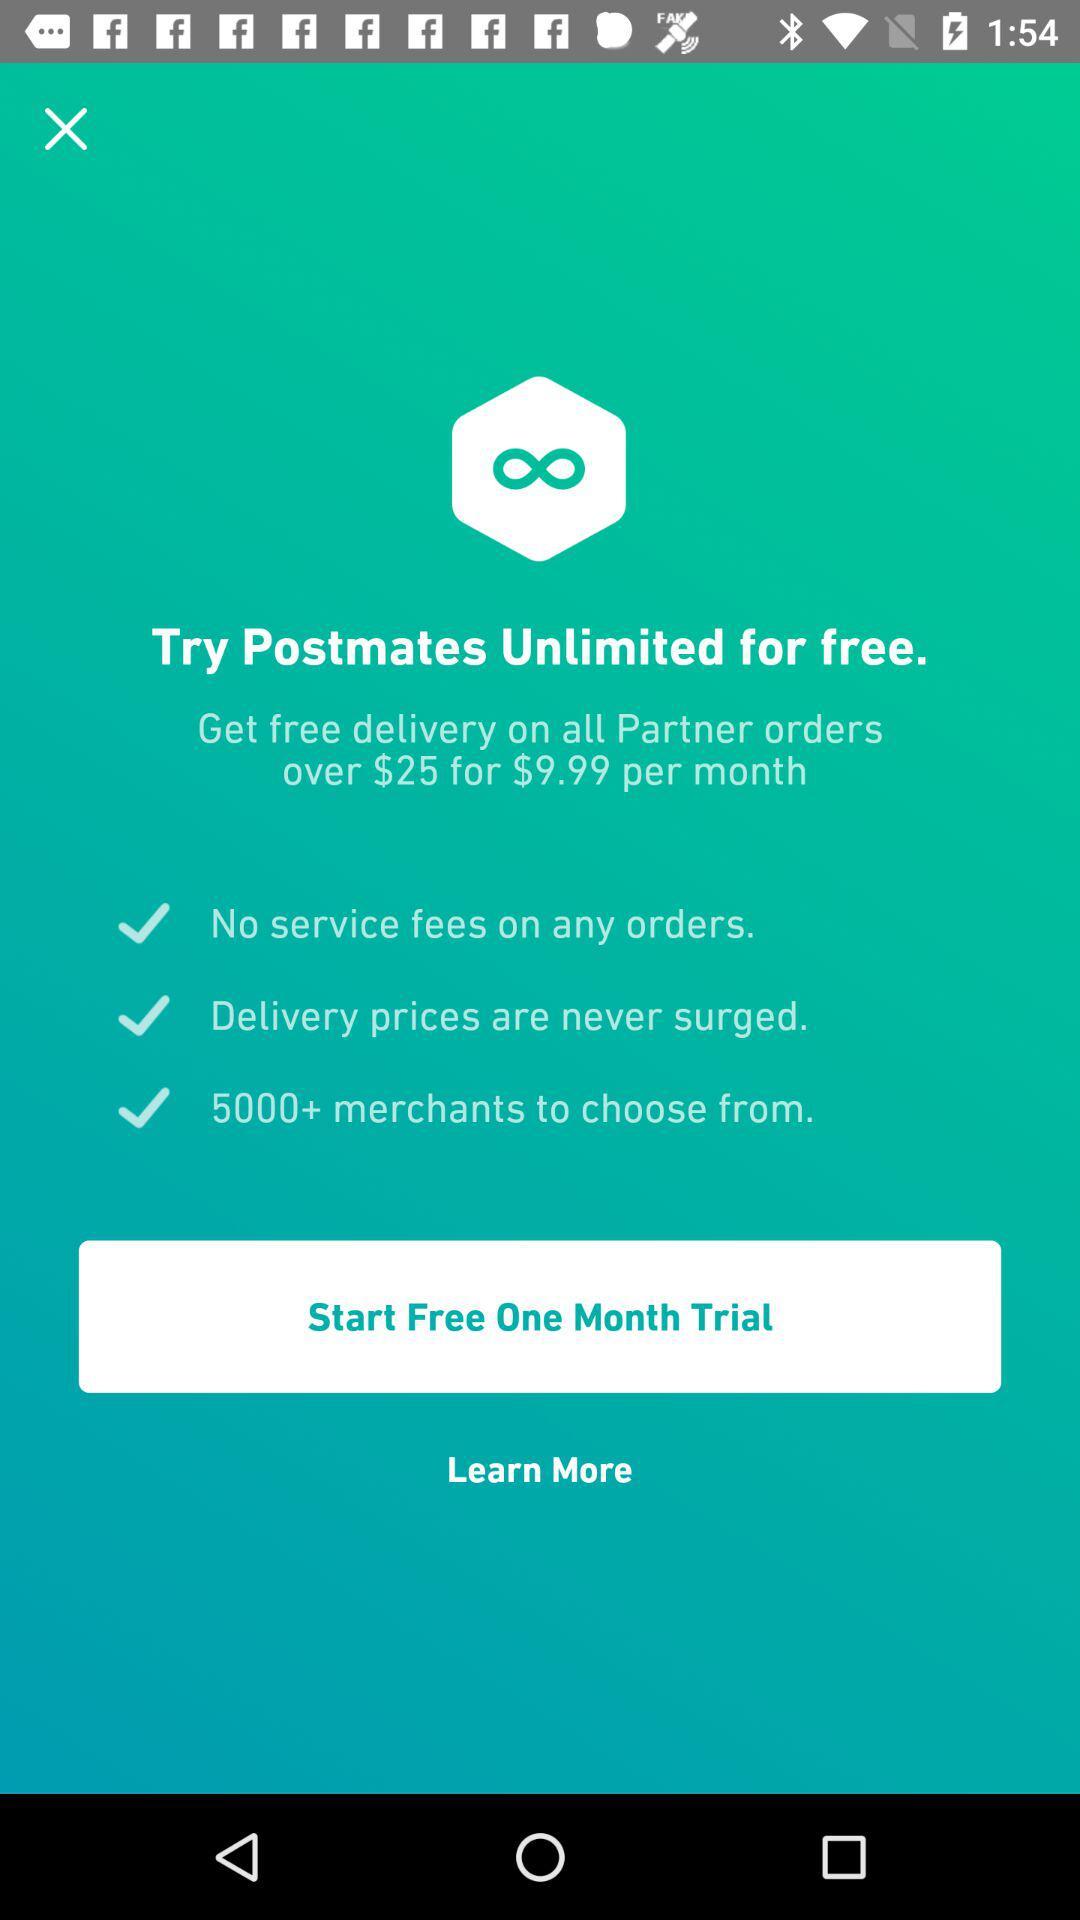 This screenshot has height=1920, width=1080. What do you see at coordinates (64, 127) in the screenshot?
I see `the icon at the top left corner` at bounding box center [64, 127].